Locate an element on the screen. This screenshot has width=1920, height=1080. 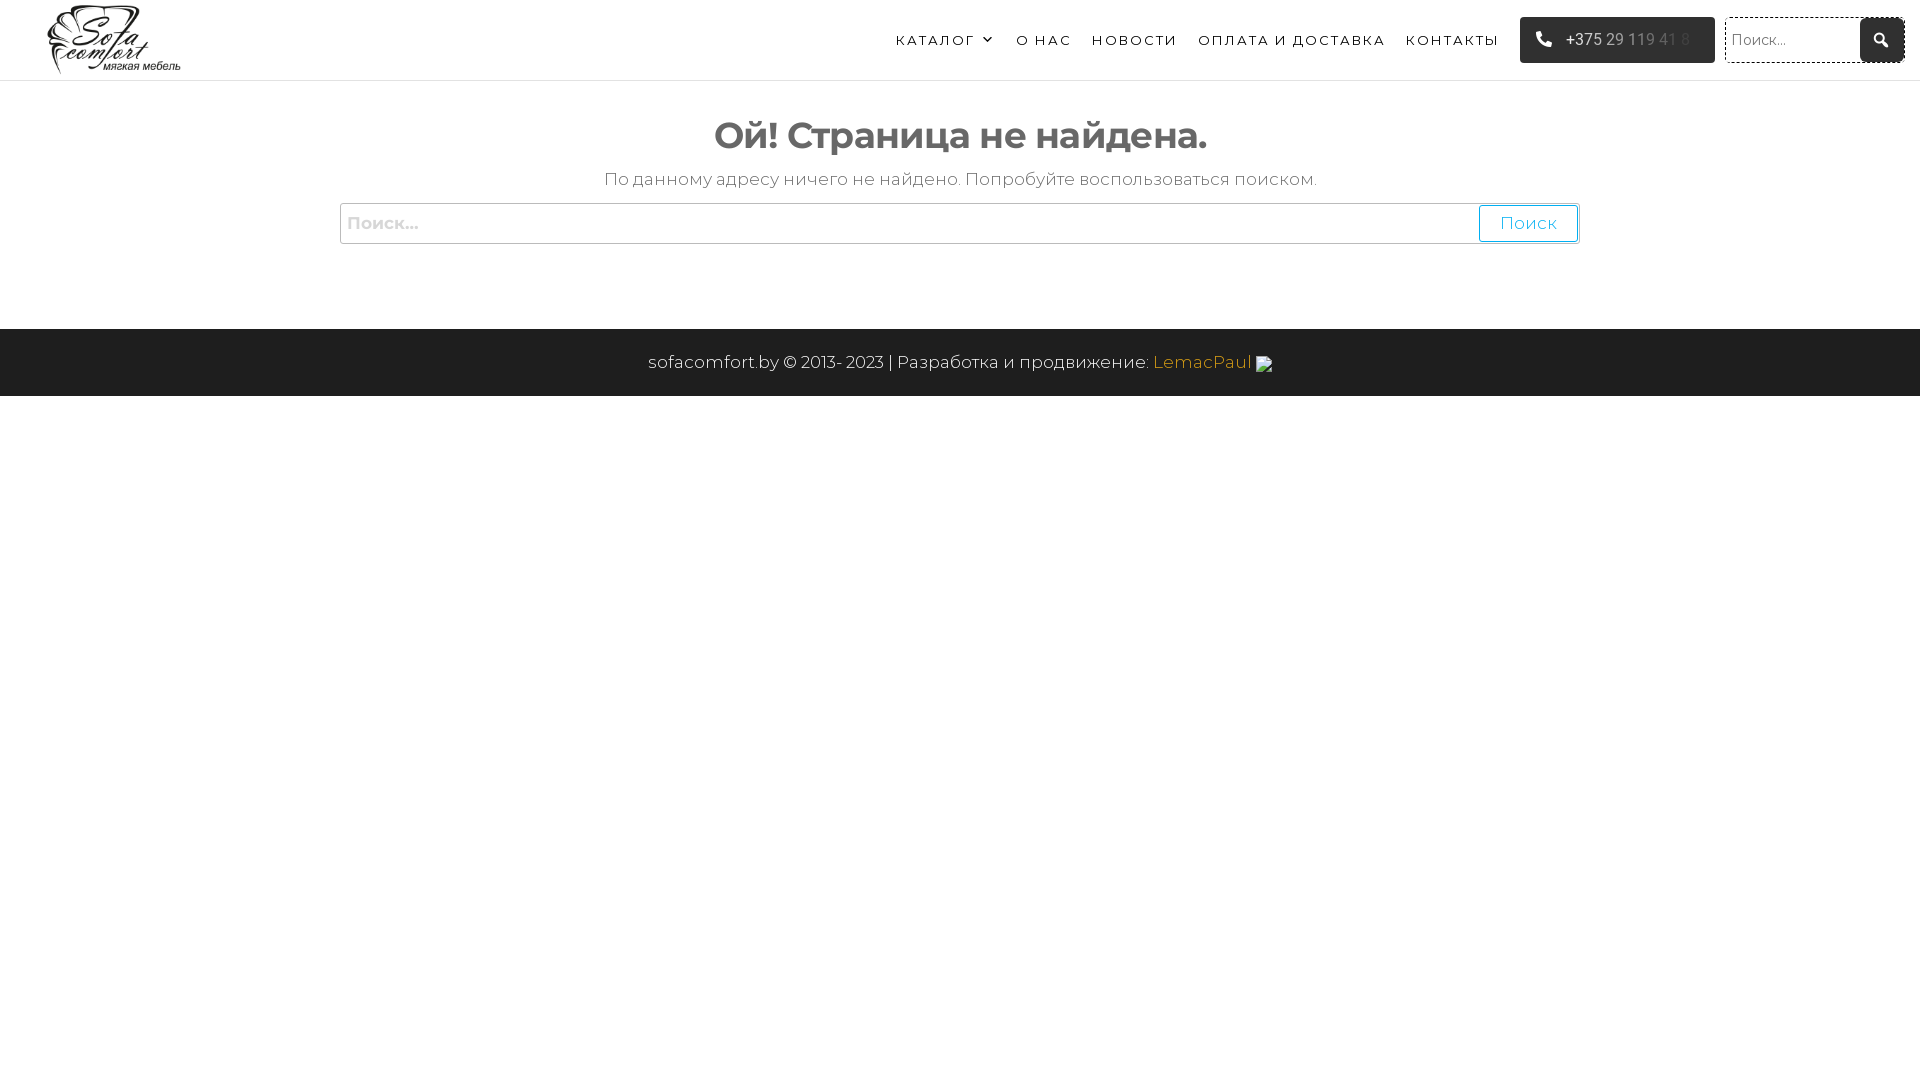
'Search' is located at coordinates (44, 30).